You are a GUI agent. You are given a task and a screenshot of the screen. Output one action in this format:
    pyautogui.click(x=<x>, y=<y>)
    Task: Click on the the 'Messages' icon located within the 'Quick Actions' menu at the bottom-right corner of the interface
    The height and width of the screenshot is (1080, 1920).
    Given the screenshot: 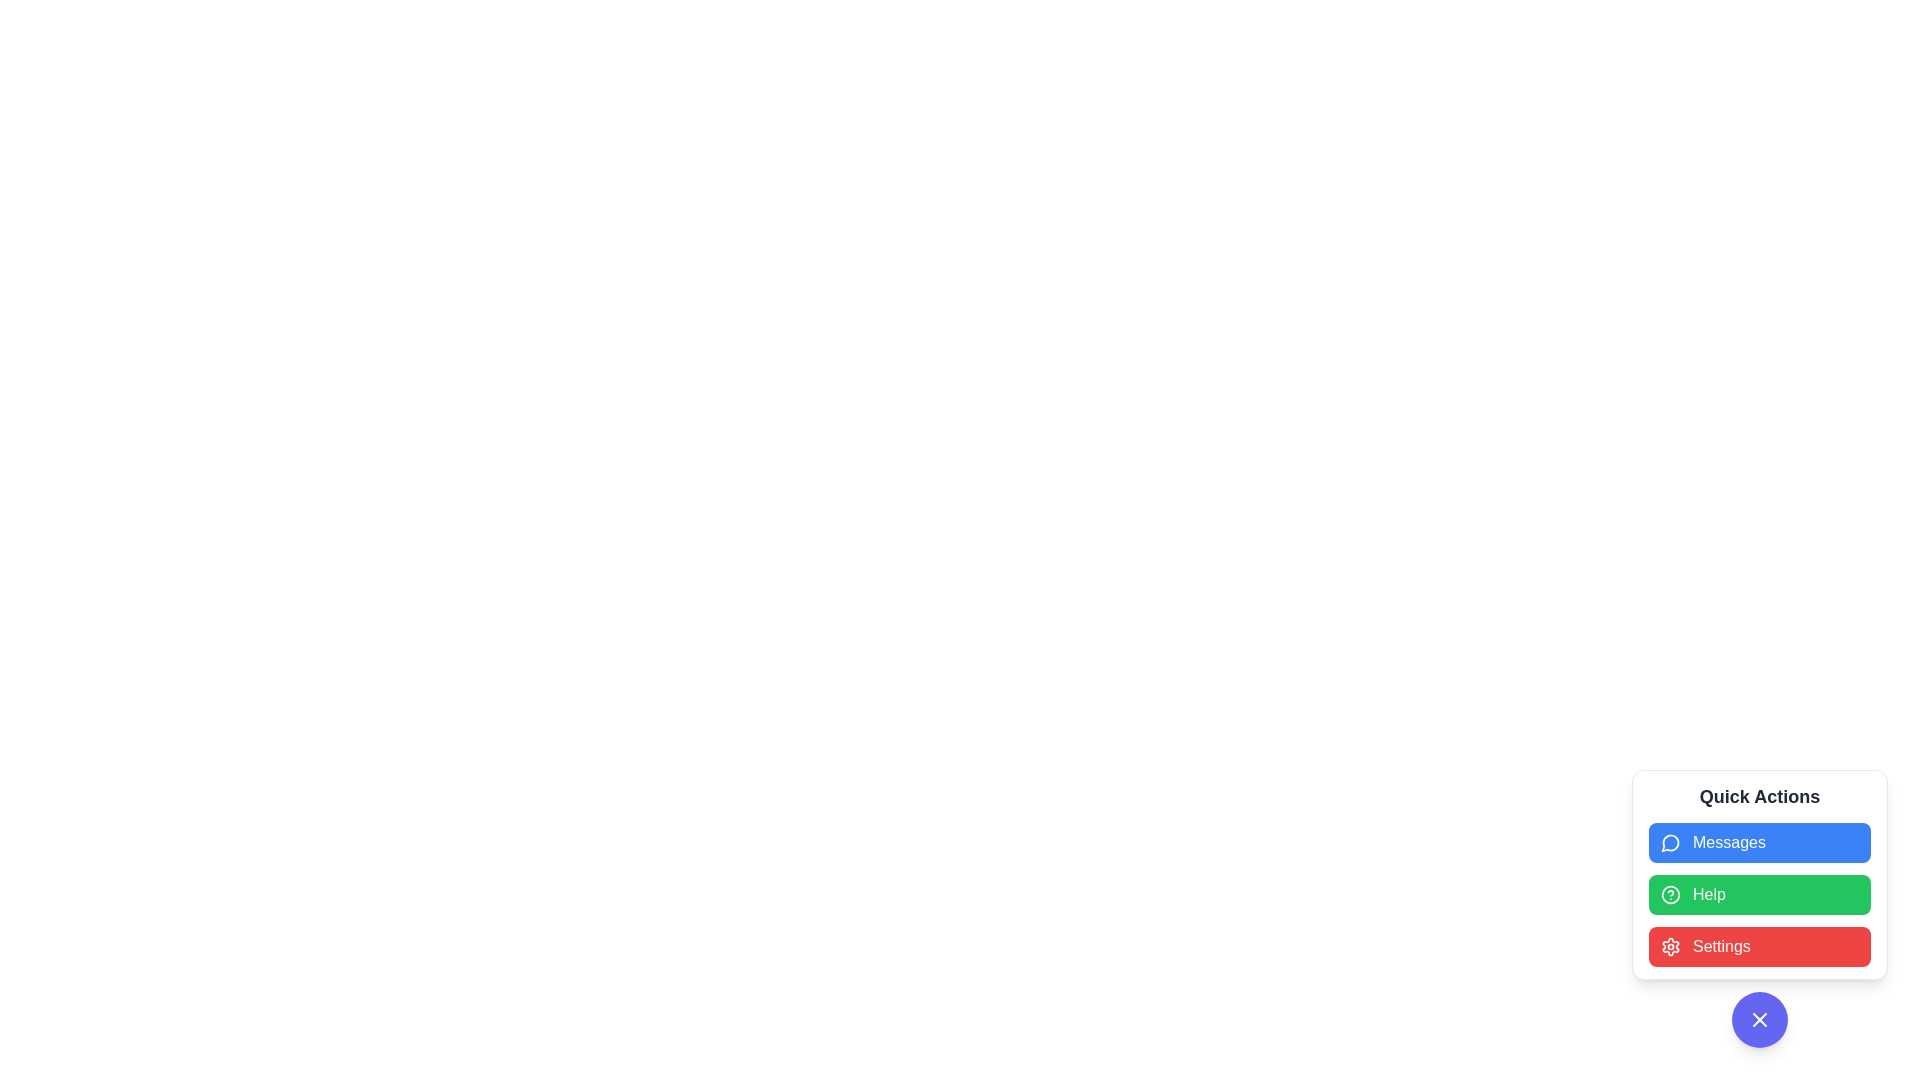 What is the action you would take?
    pyautogui.click(x=1670, y=843)
    